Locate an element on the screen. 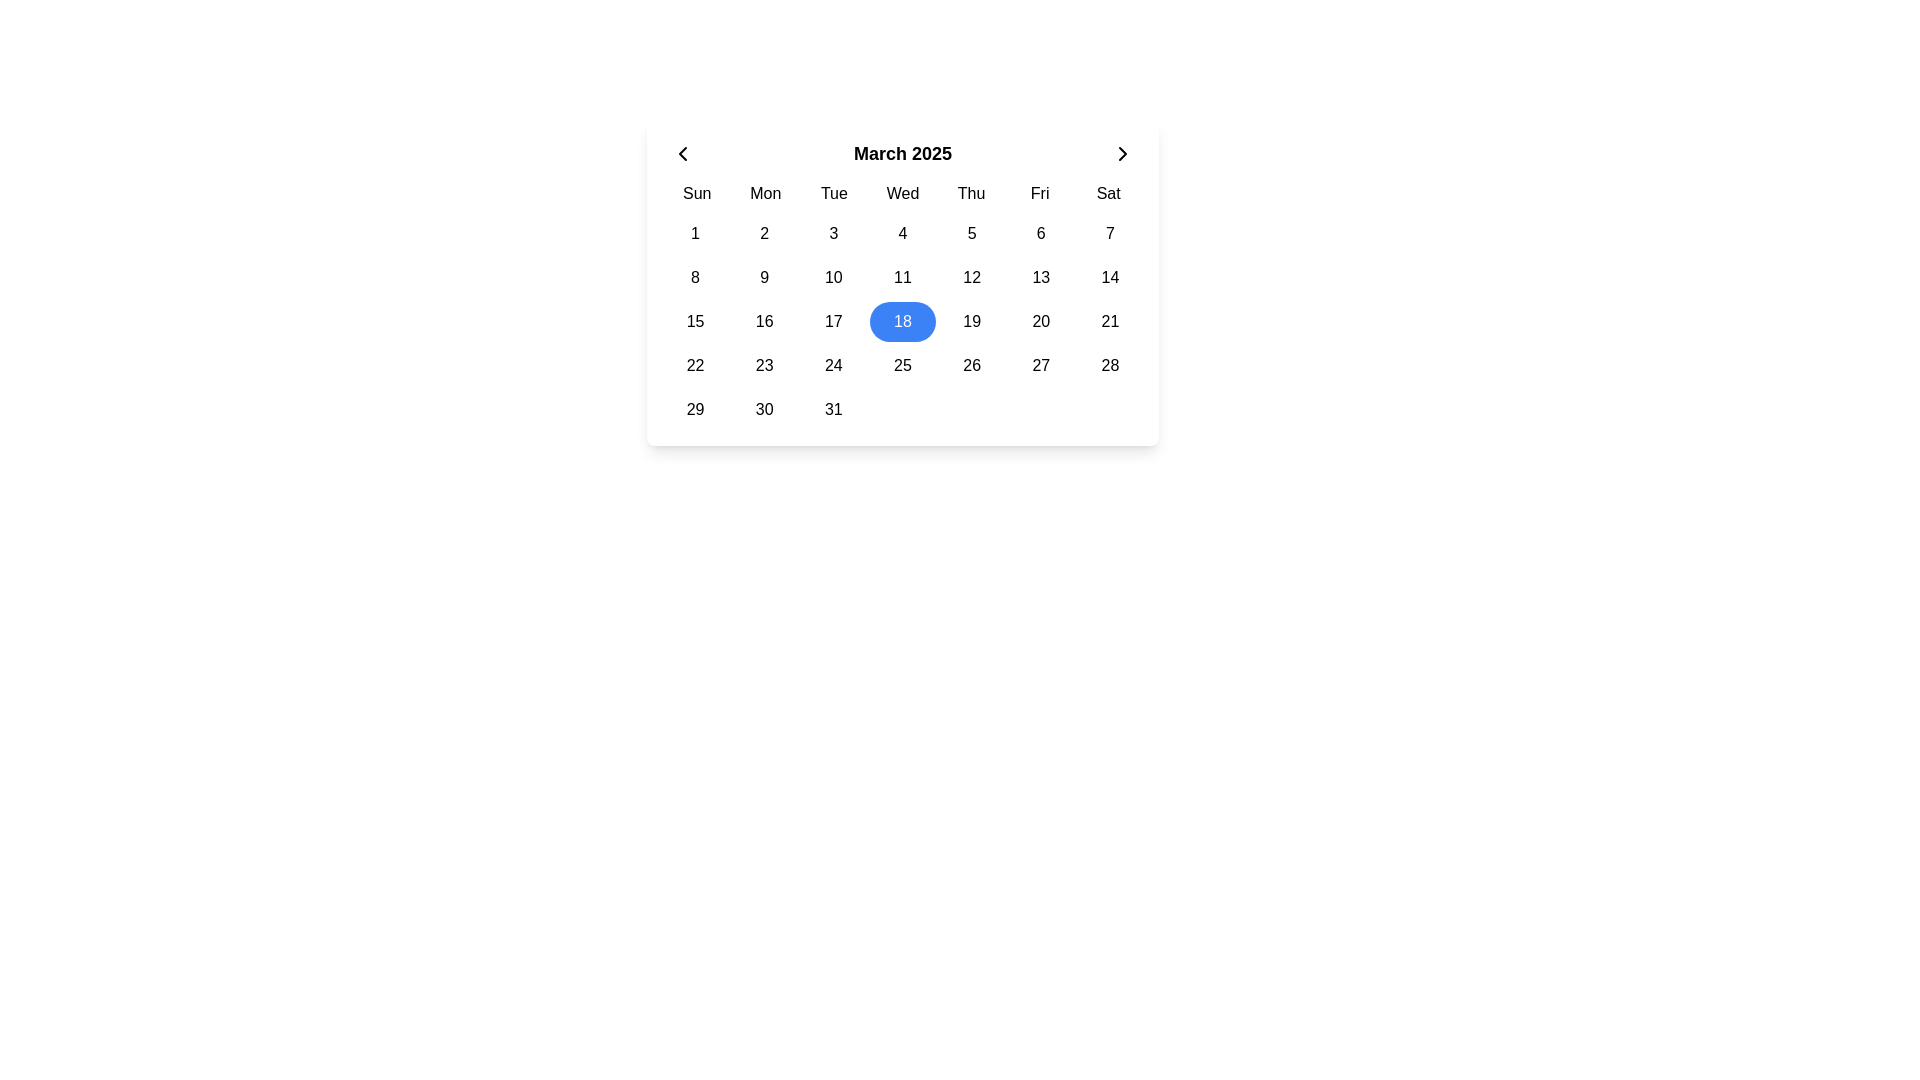  the leftward chevron arrow button located in the top-left corner of the calendar interface is located at coordinates (682, 153).